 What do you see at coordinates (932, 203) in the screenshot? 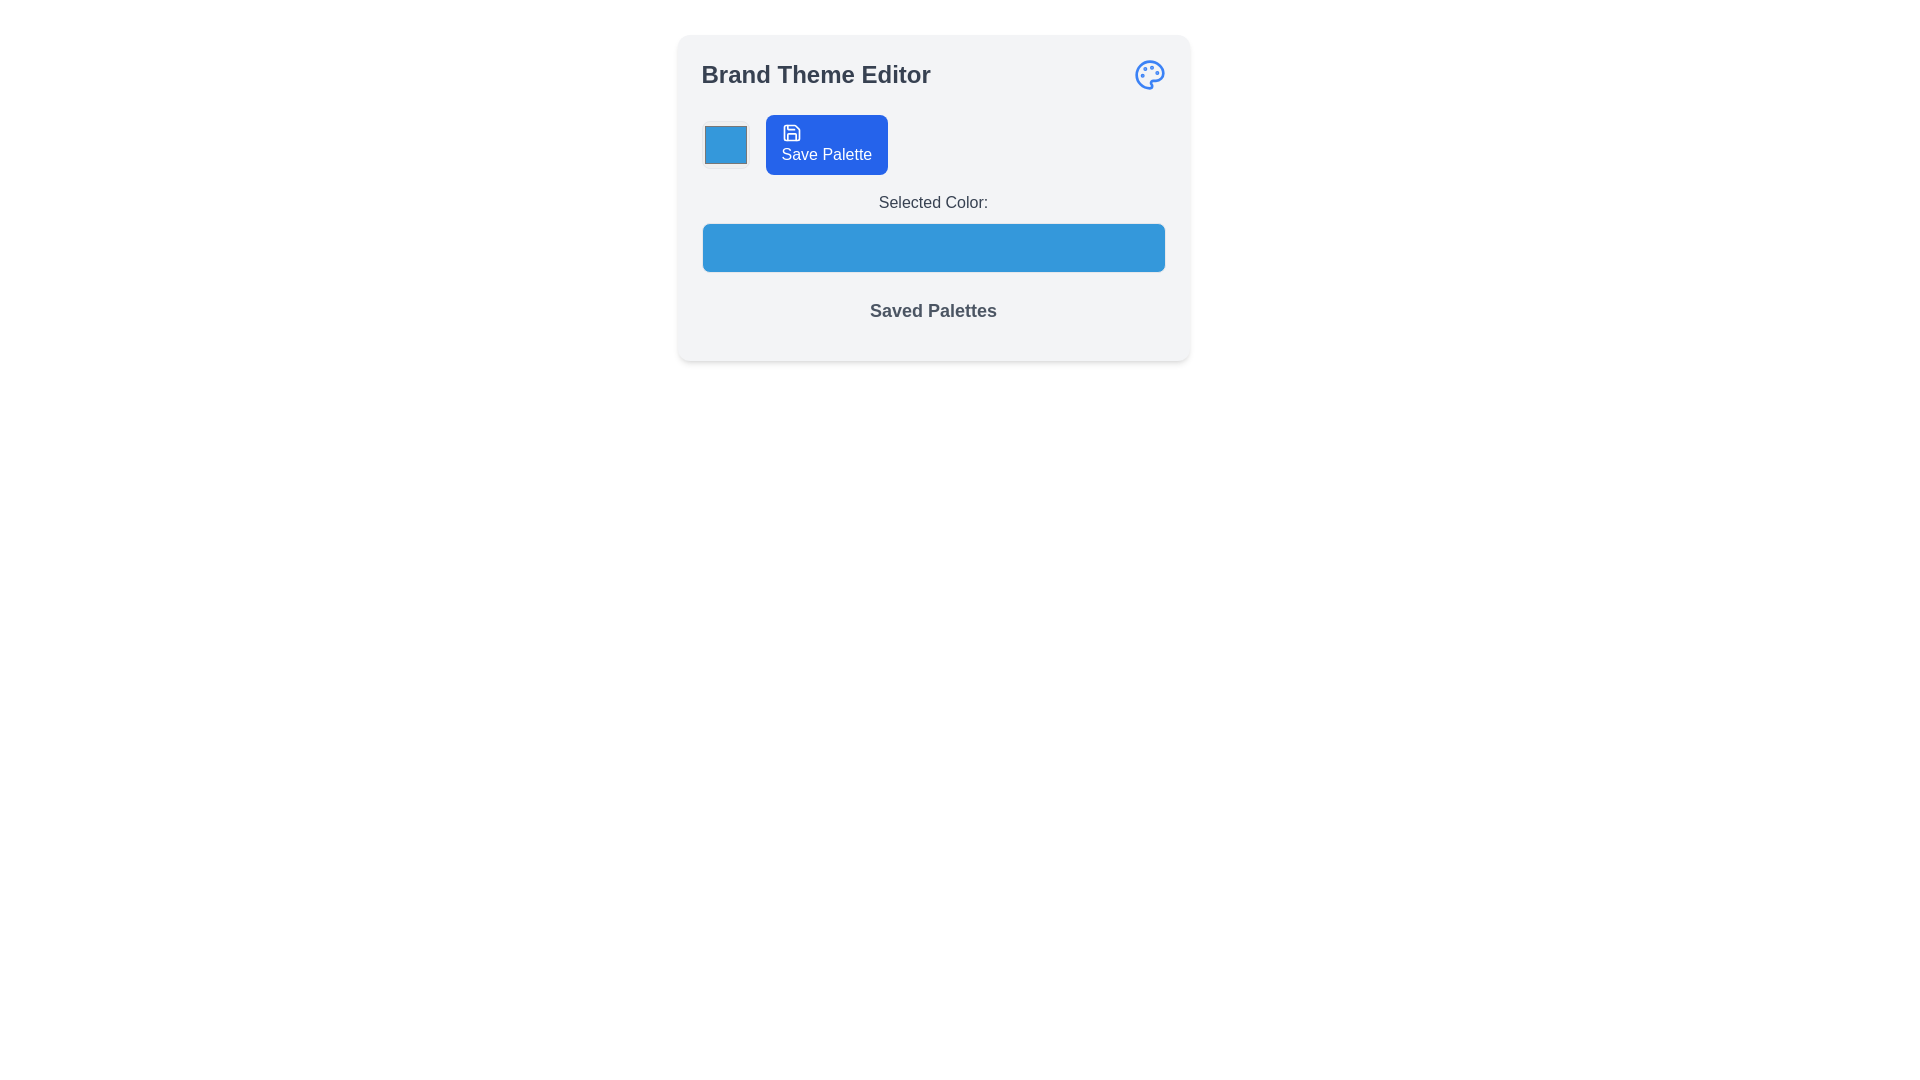
I see `the 'Selected Color:' text label in the 'Brand Theme Editor' section, which is styled in gray and serves as a descriptor for the color selection feature` at bounding box center [932, 203].